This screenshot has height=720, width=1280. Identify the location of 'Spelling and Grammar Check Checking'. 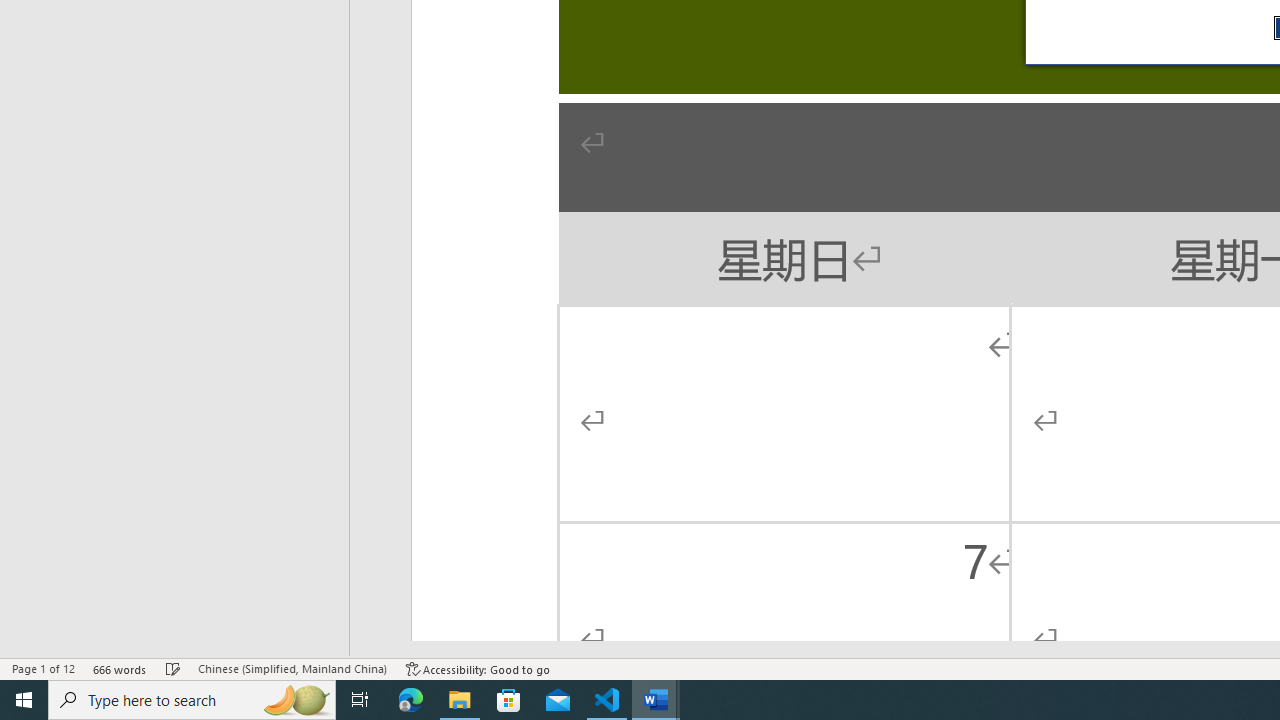
(173, 669).